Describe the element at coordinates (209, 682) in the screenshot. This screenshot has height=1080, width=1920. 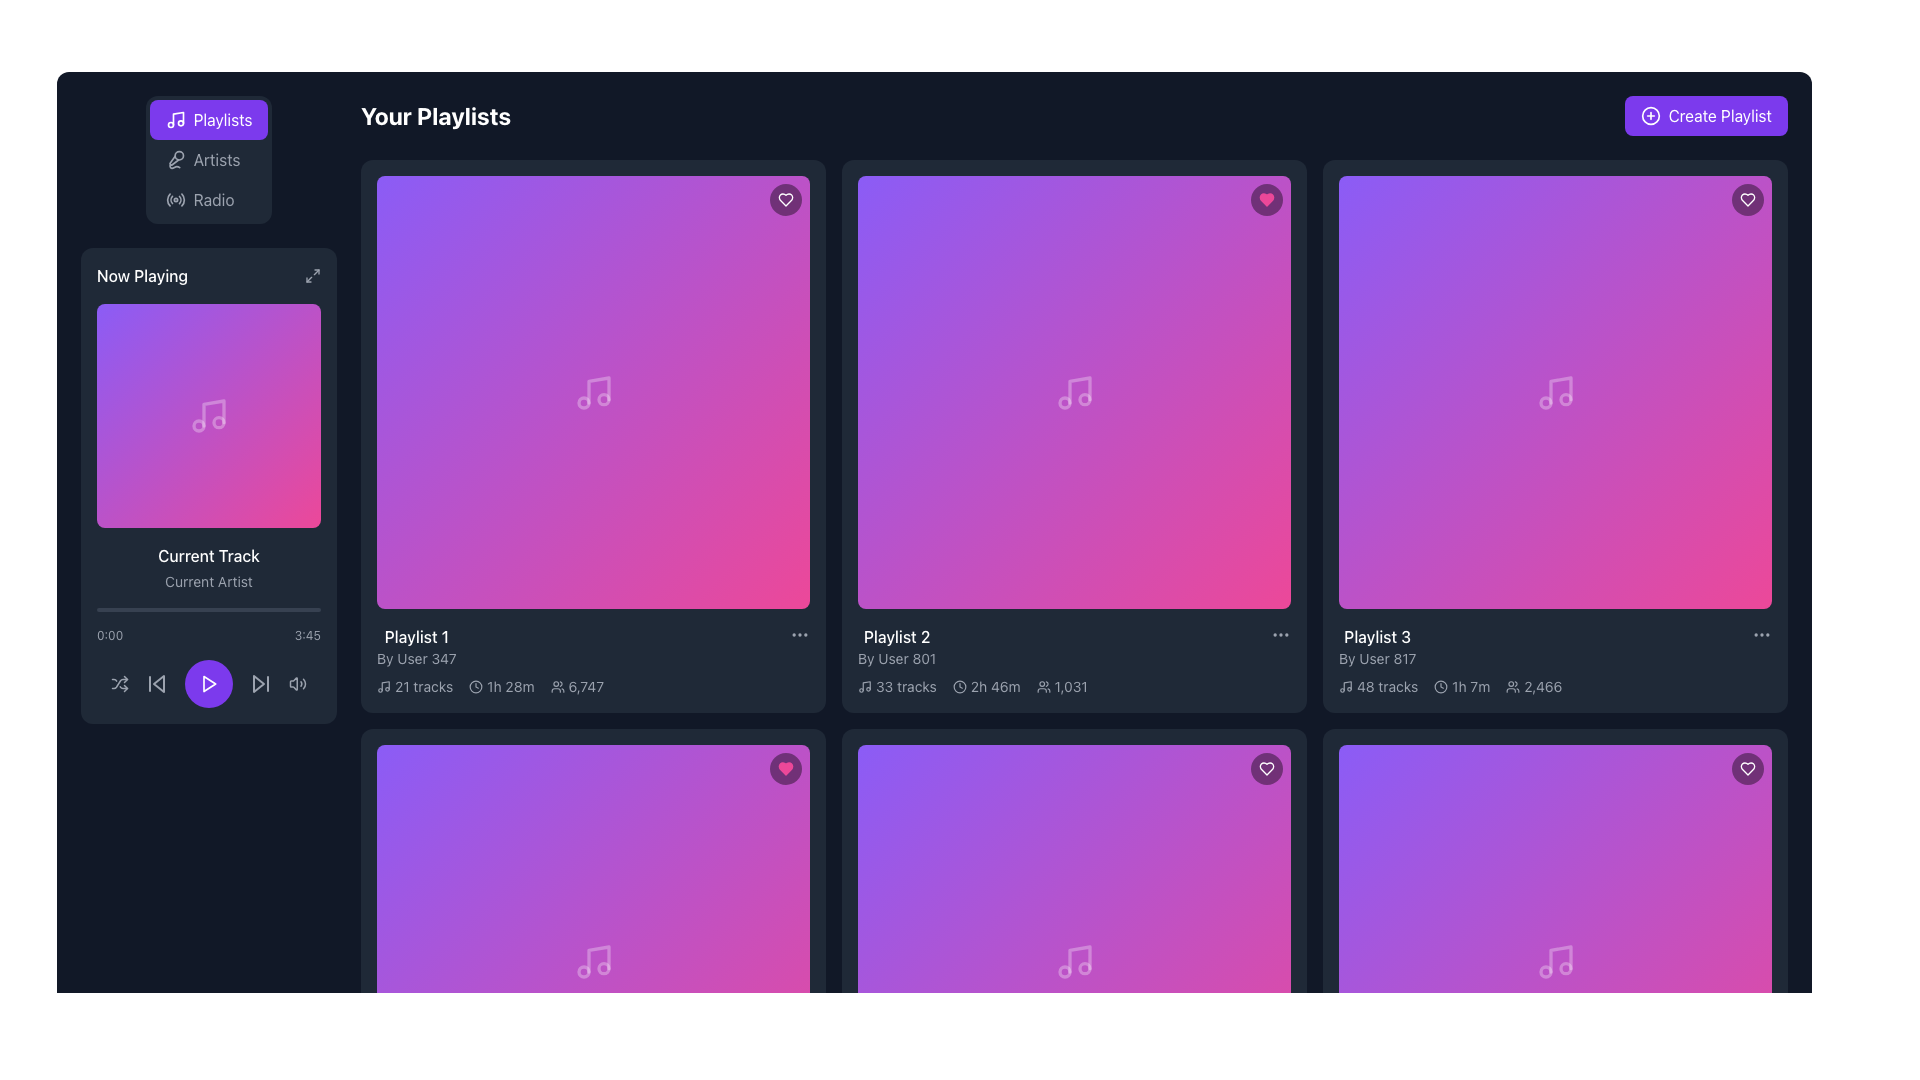
I see `the centrally positioned play/pause toggle button in the 'Now Playing' section` at that location.